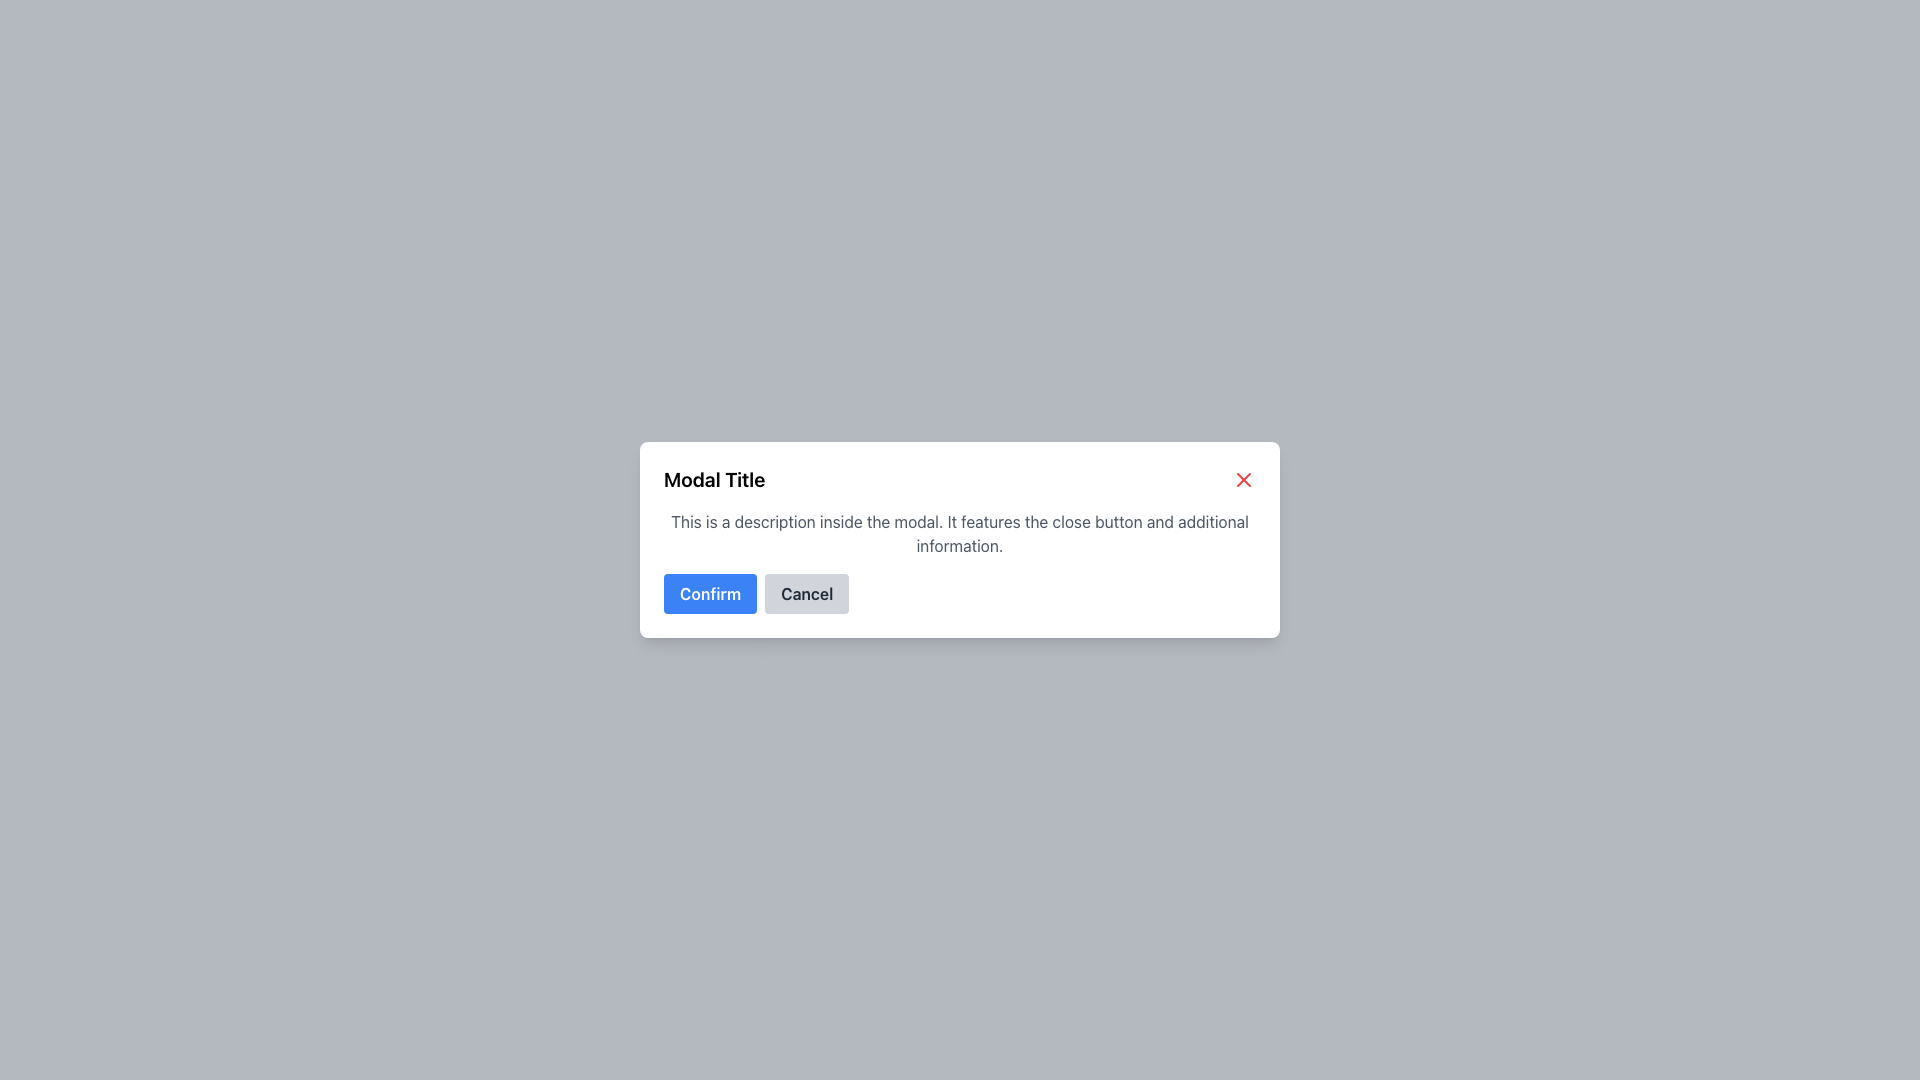  I want to click on the red 'X' icon in the top-right corner of the modal dialog, so click(1242, 479).